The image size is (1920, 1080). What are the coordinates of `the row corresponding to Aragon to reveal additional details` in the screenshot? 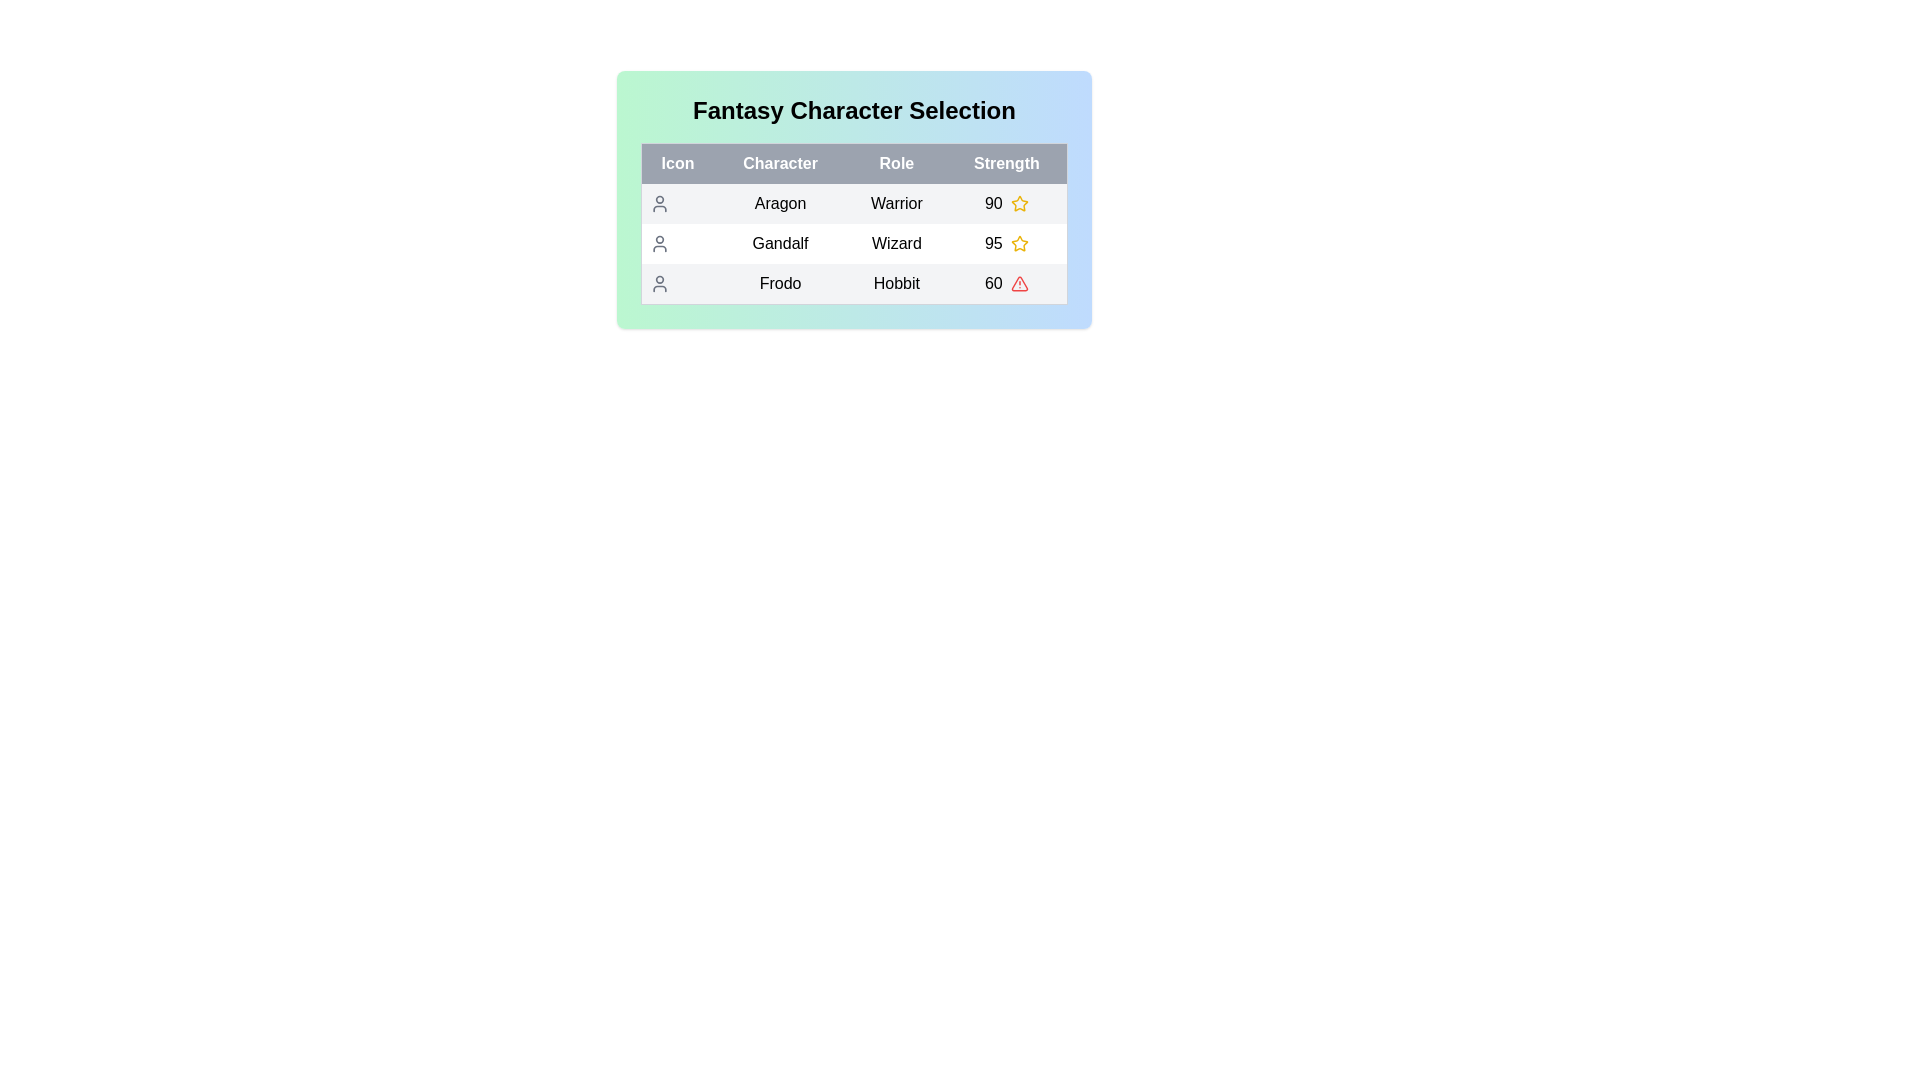 It's located at (854, 204).